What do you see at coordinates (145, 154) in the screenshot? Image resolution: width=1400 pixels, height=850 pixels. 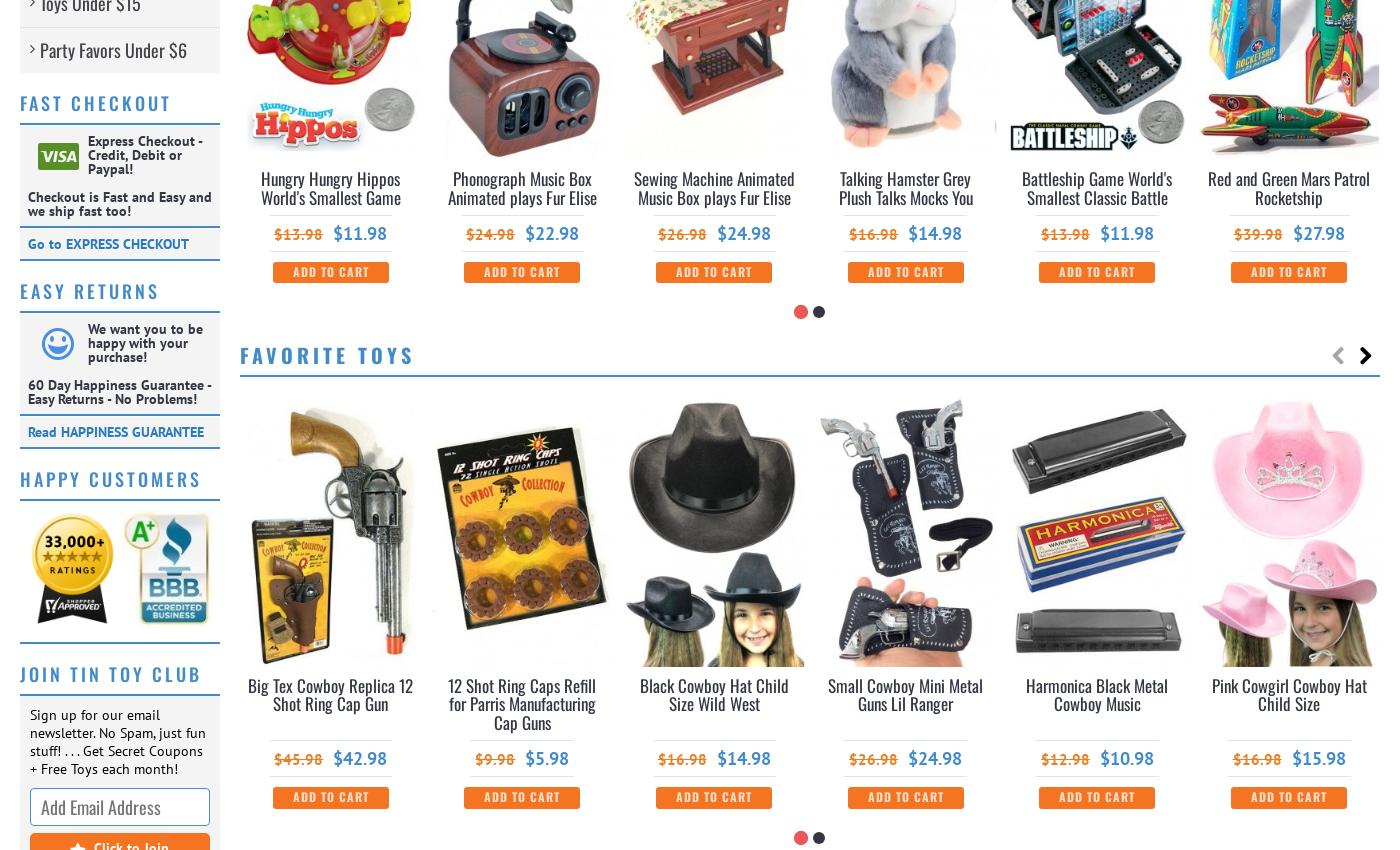 I see `'Express Checkout - Credit, Debit or Paypal!'` at bounding box center [145, 154].